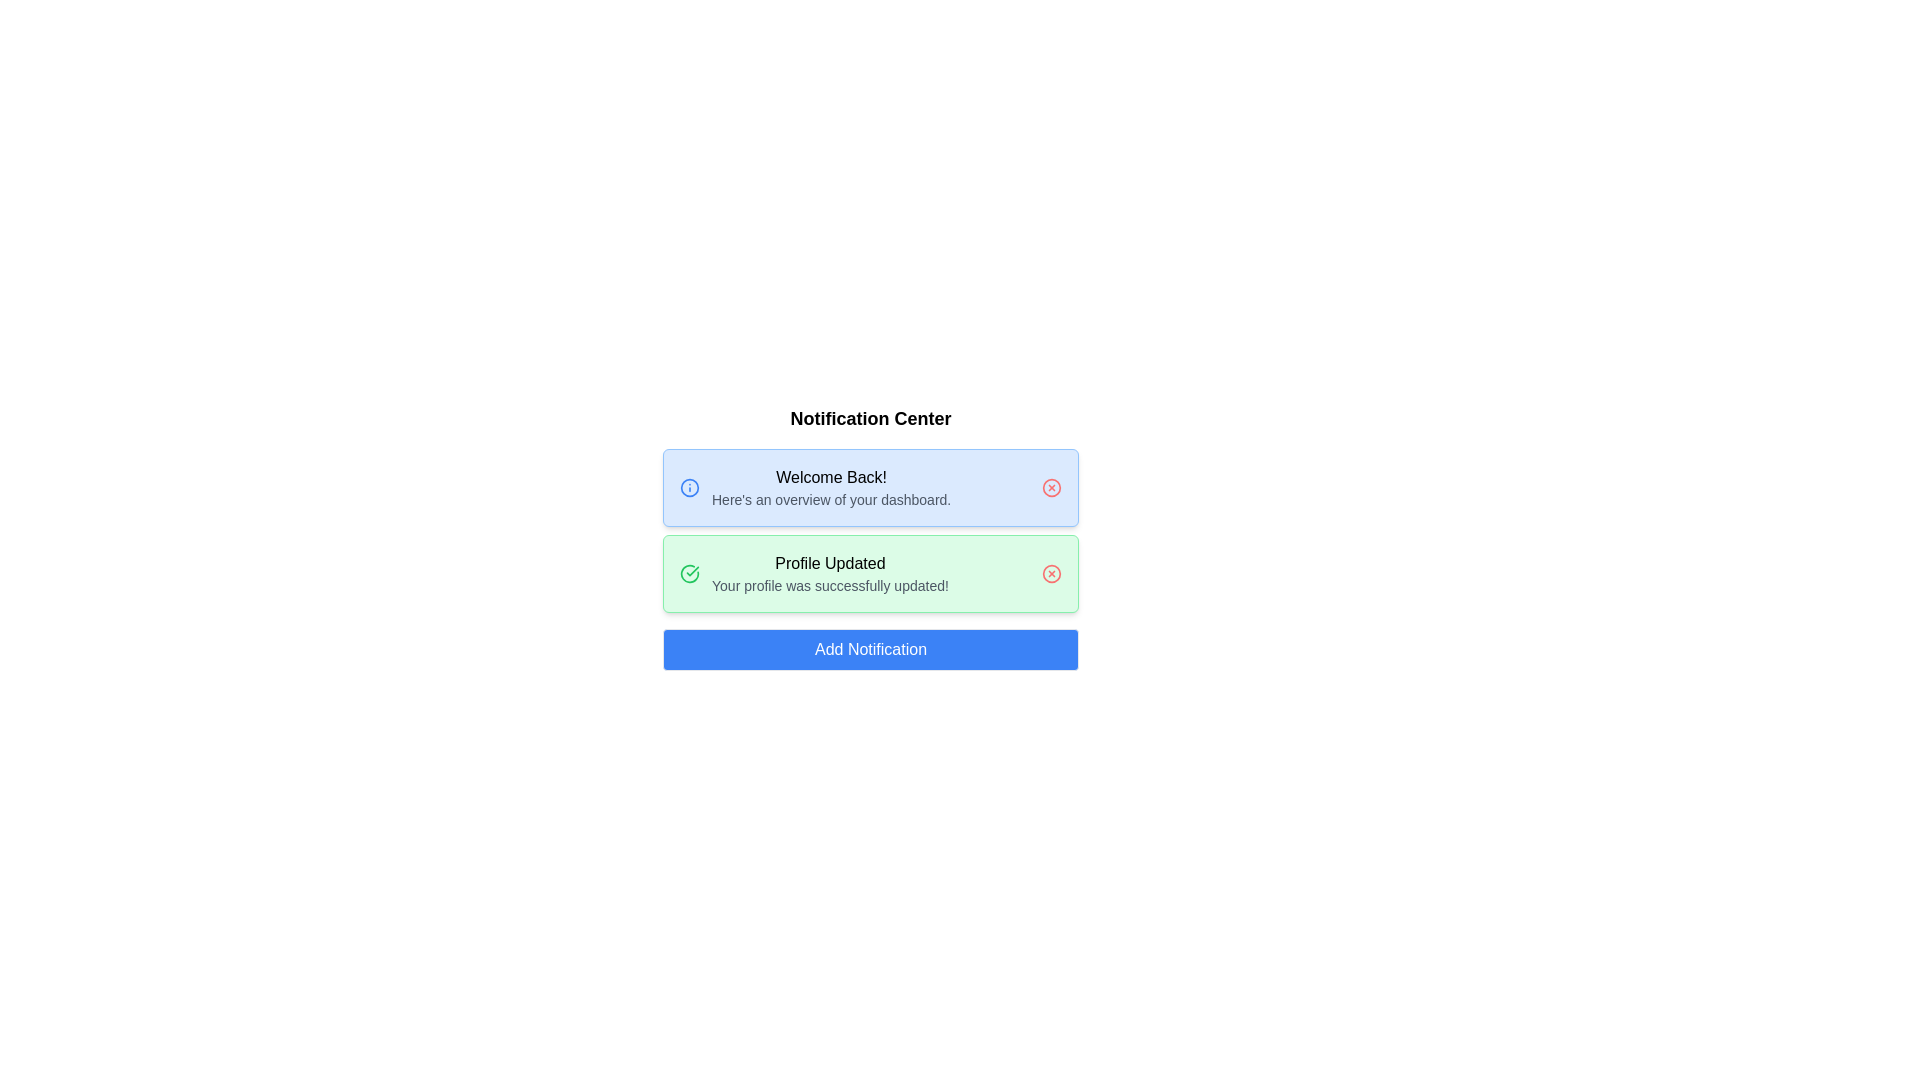 Image resolution: width=1920 pixels, height=1080 pixels. Describe the element at coordinates (830, 585) in the screenshot. I see `contents of the text label displaying 'Your profile was successfully updated!', which is a confirmation message located below the heading 'Profile Updated' in a light green notification card` at that location.